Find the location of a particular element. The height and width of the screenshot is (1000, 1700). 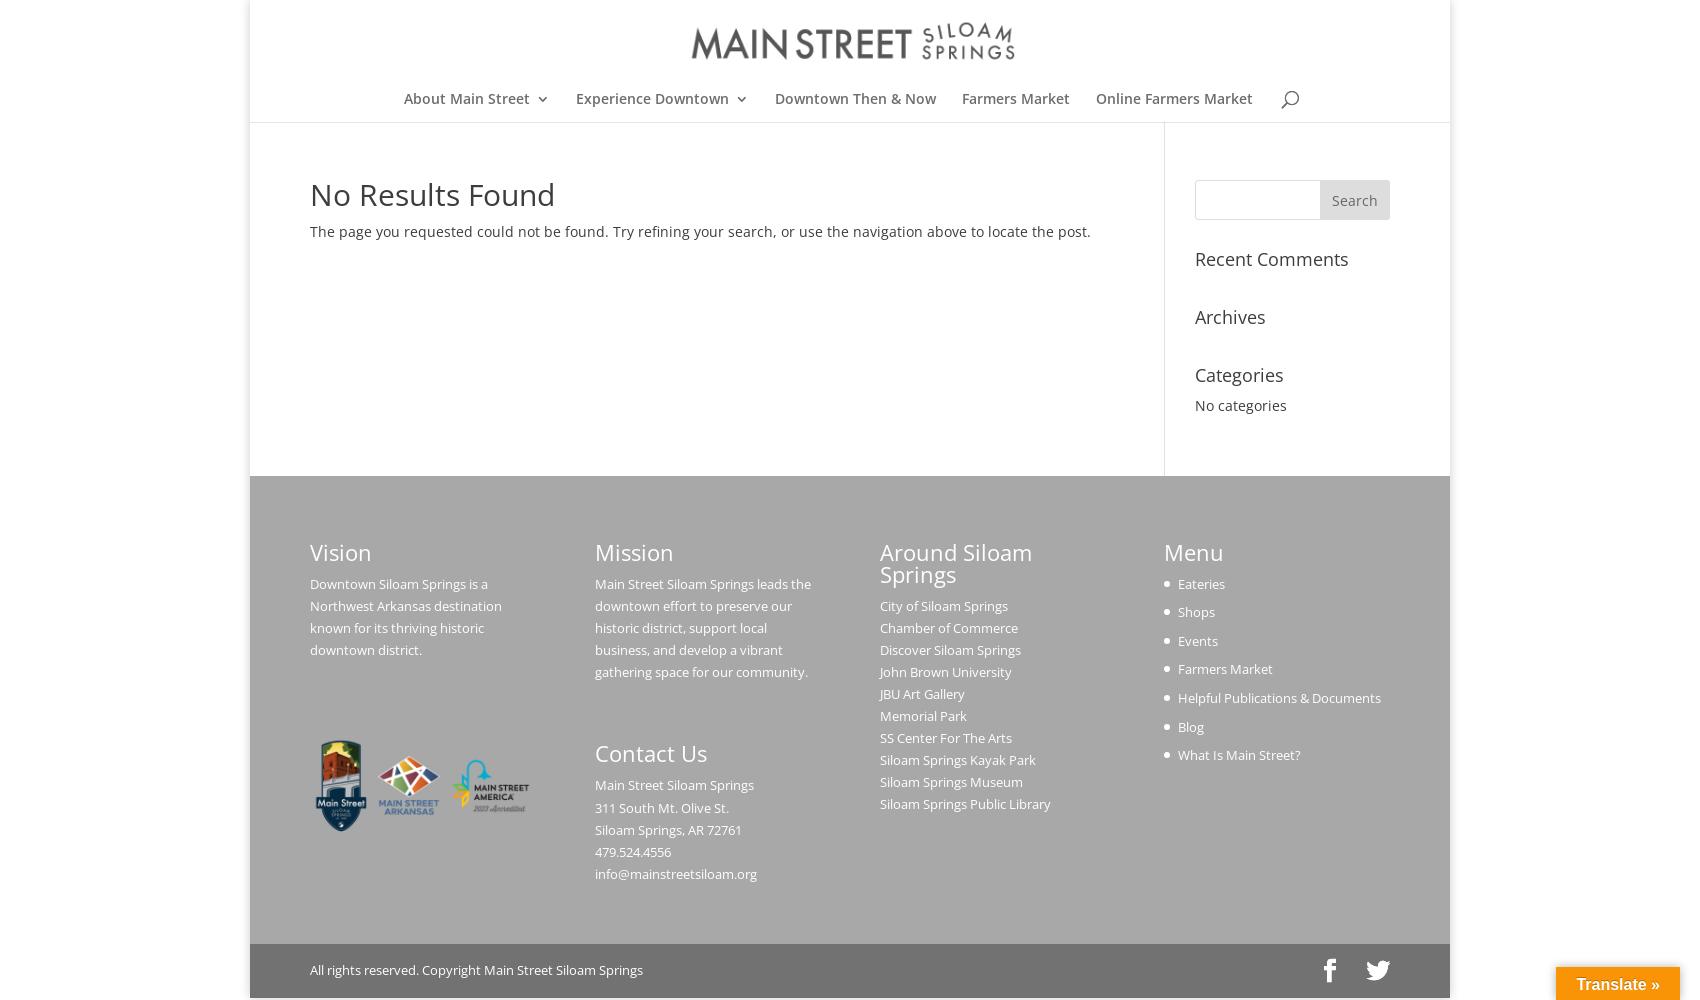

'No Results Found' is located at coordinates (432, 193).